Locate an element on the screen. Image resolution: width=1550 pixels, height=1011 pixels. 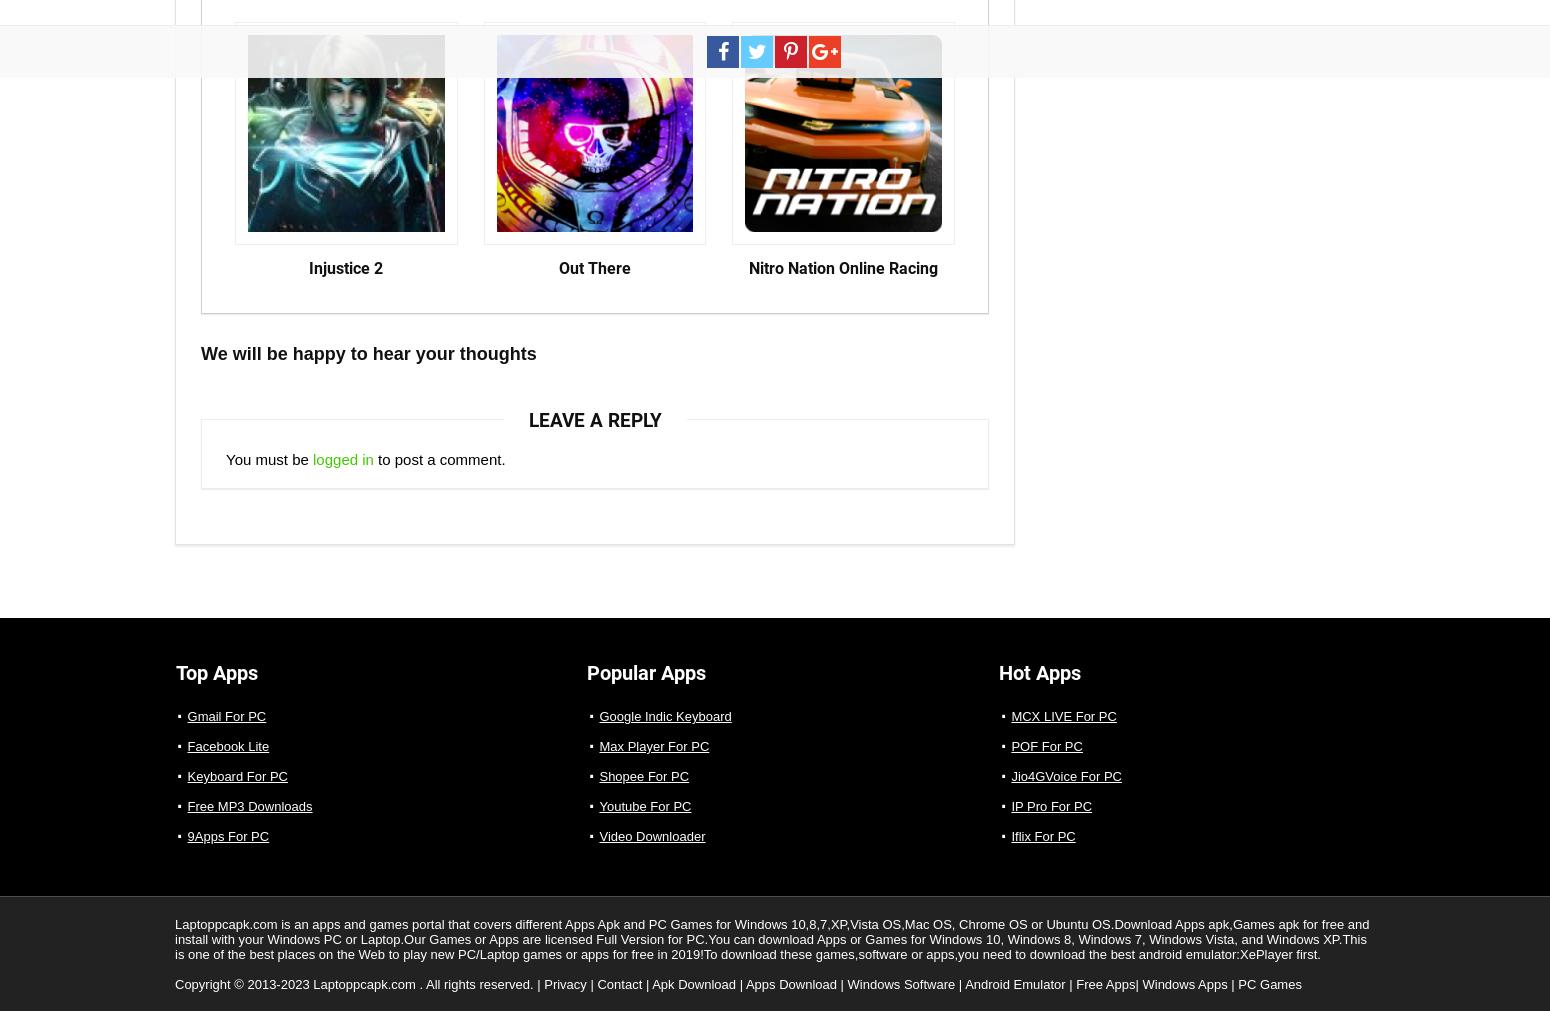
'POF For PC' is located at coordinates (1046, 745).